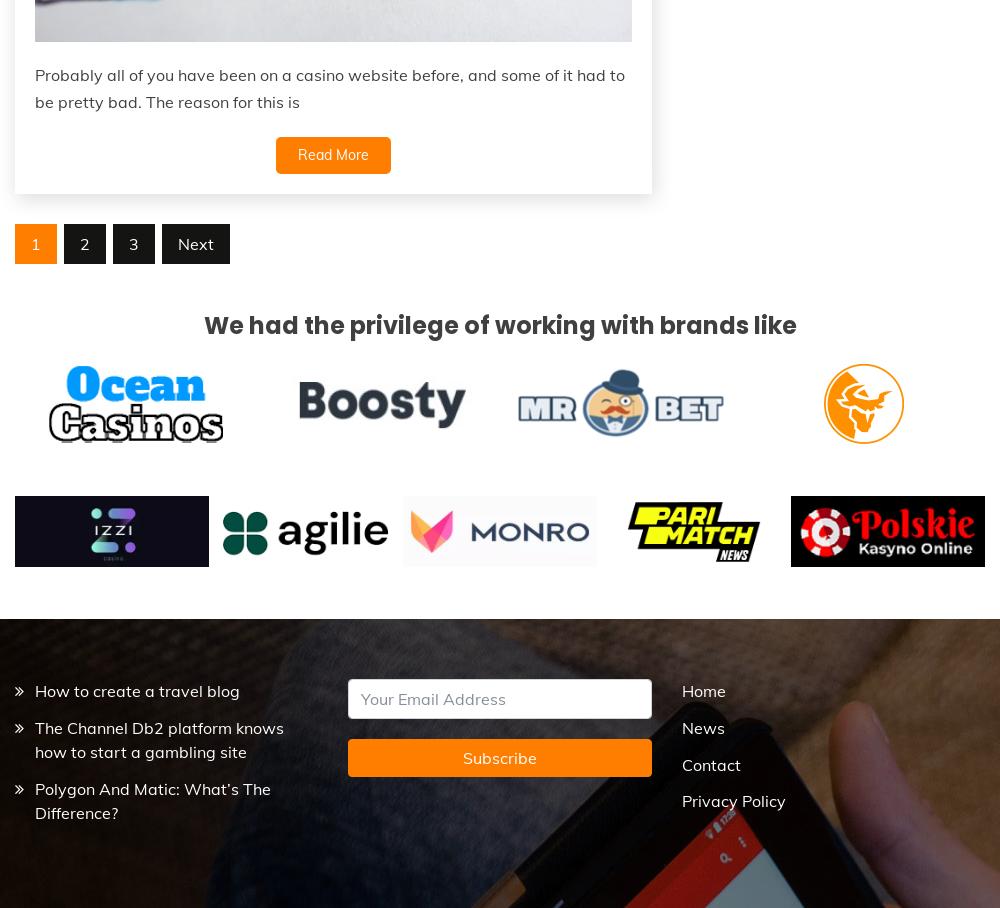 The width and height of the screenshot is (1000, 908). Describe the element at coordinates (195, 241) in the screenshot. I see `'Next'` at that location.